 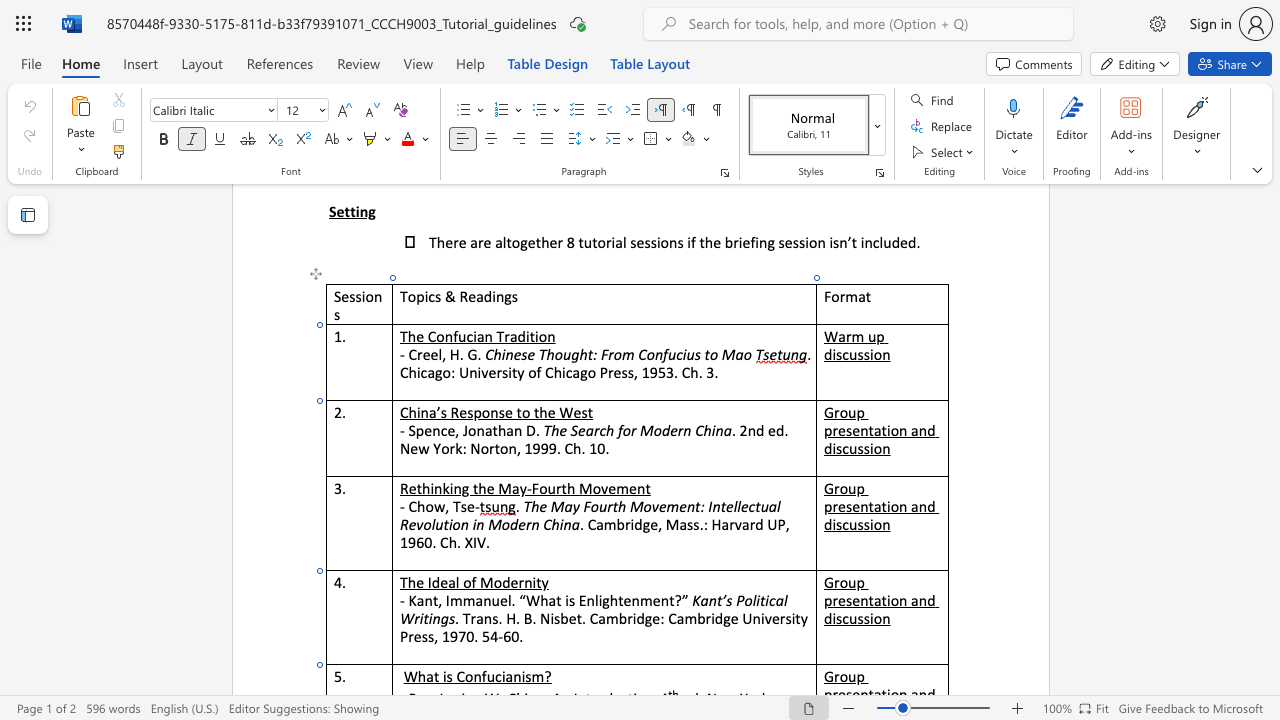 I want to click on the 5th character "." in the text, so click(x=606, y=447).